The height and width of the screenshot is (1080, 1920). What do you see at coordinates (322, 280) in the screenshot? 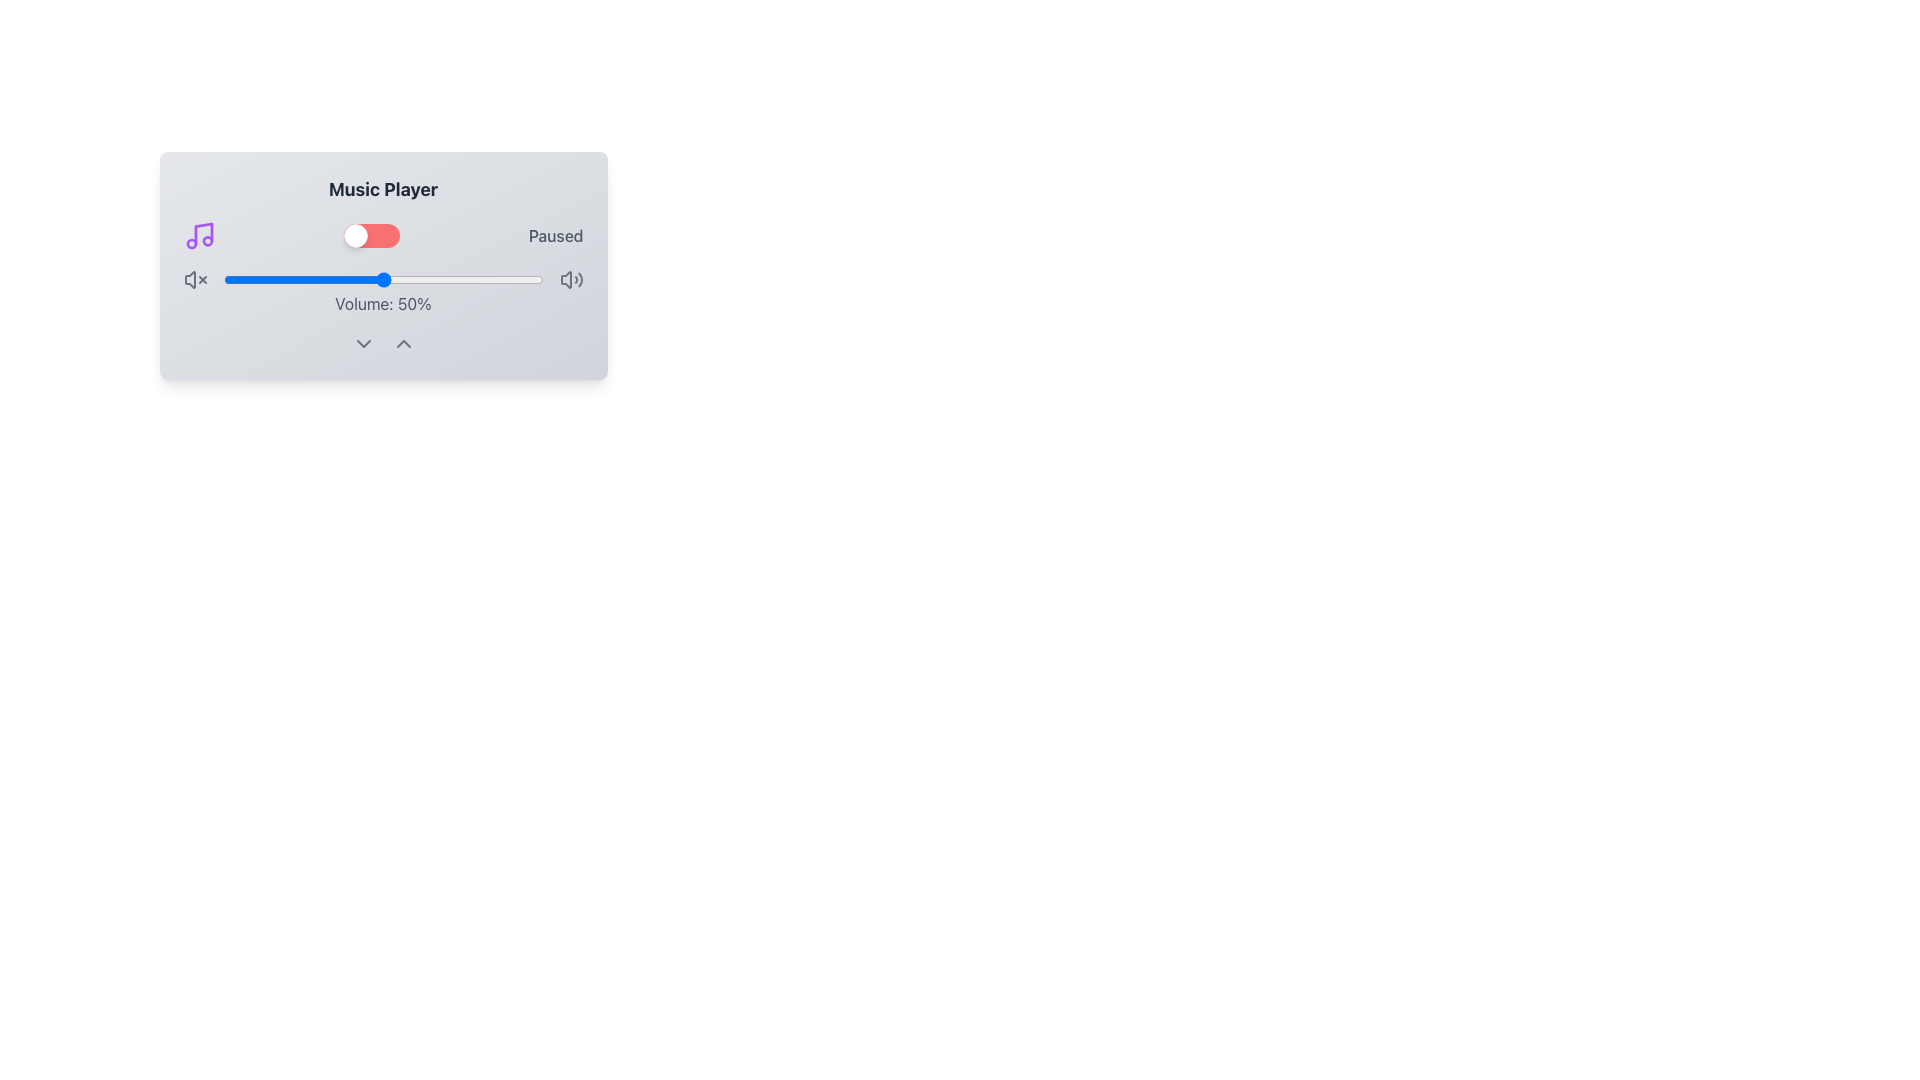
I see `volume` at bounding box center [322, 280].